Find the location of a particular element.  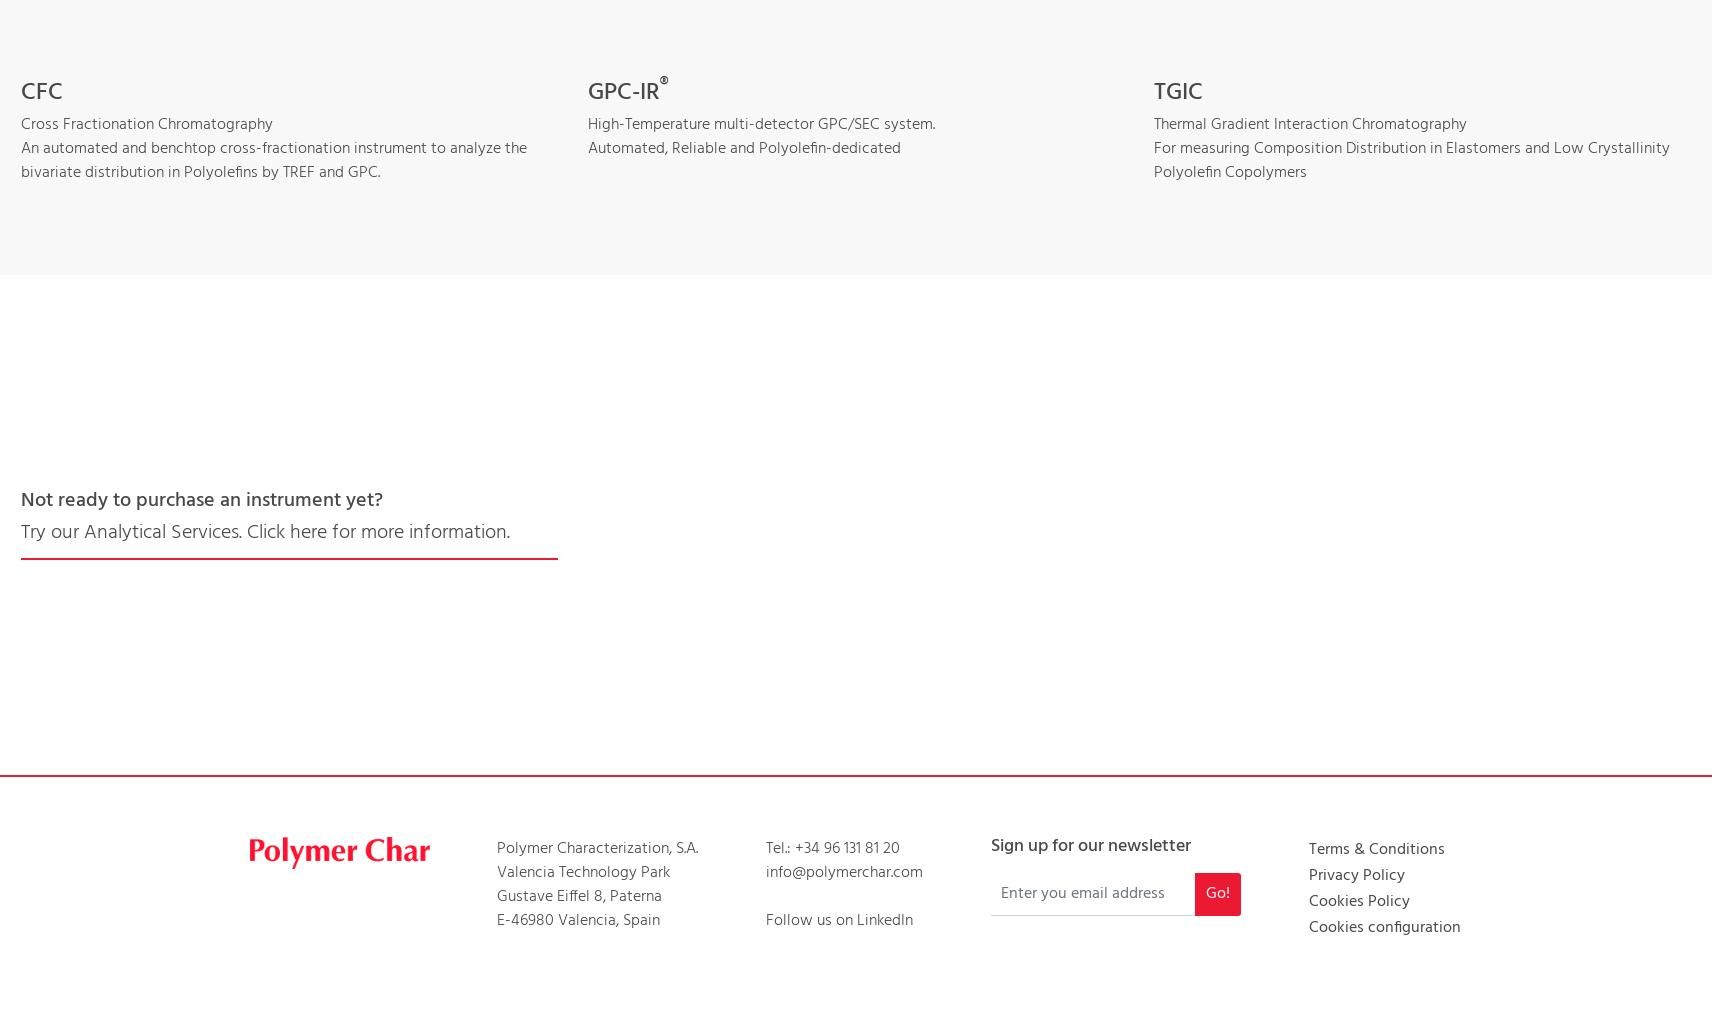

'Cross Fractionation Chromatography' is located at coordinates (146, 122).